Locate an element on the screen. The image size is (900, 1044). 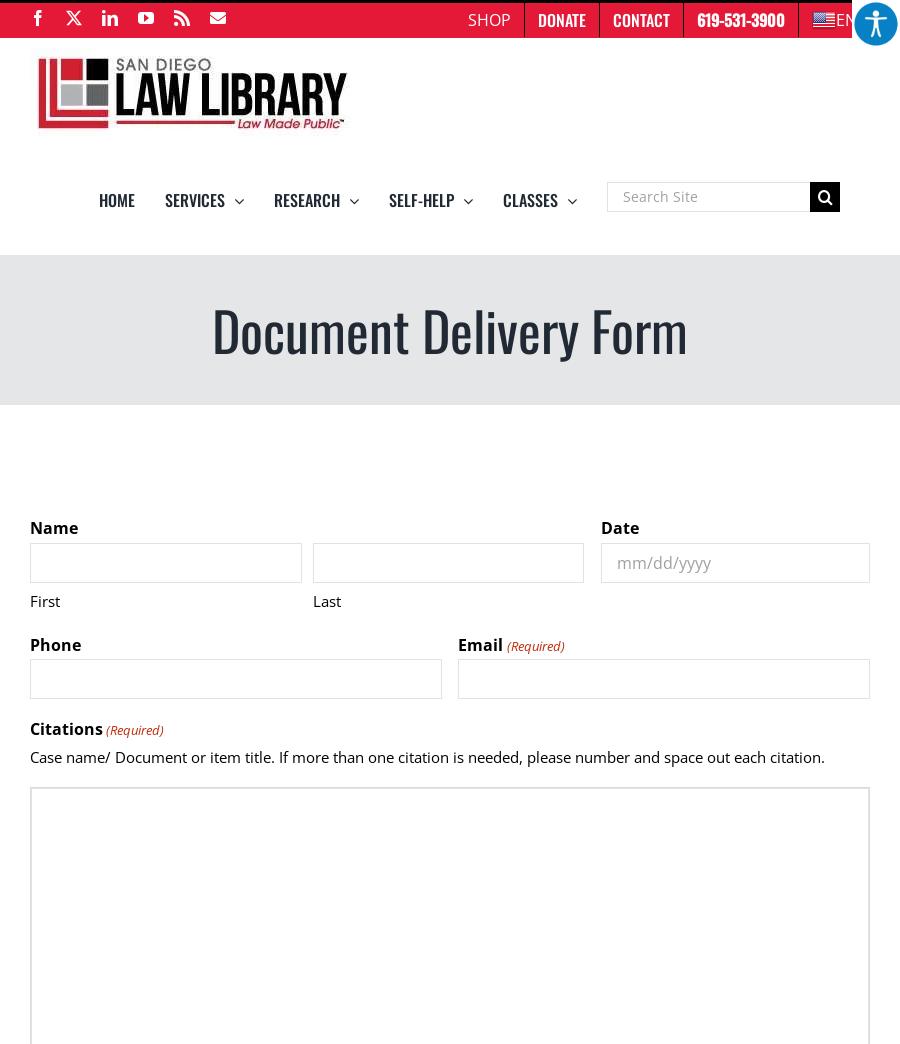
'Case name/ Document or item title. If more than one citation is needed, please number and space out each citation.' is located at coordinates (427, 757).